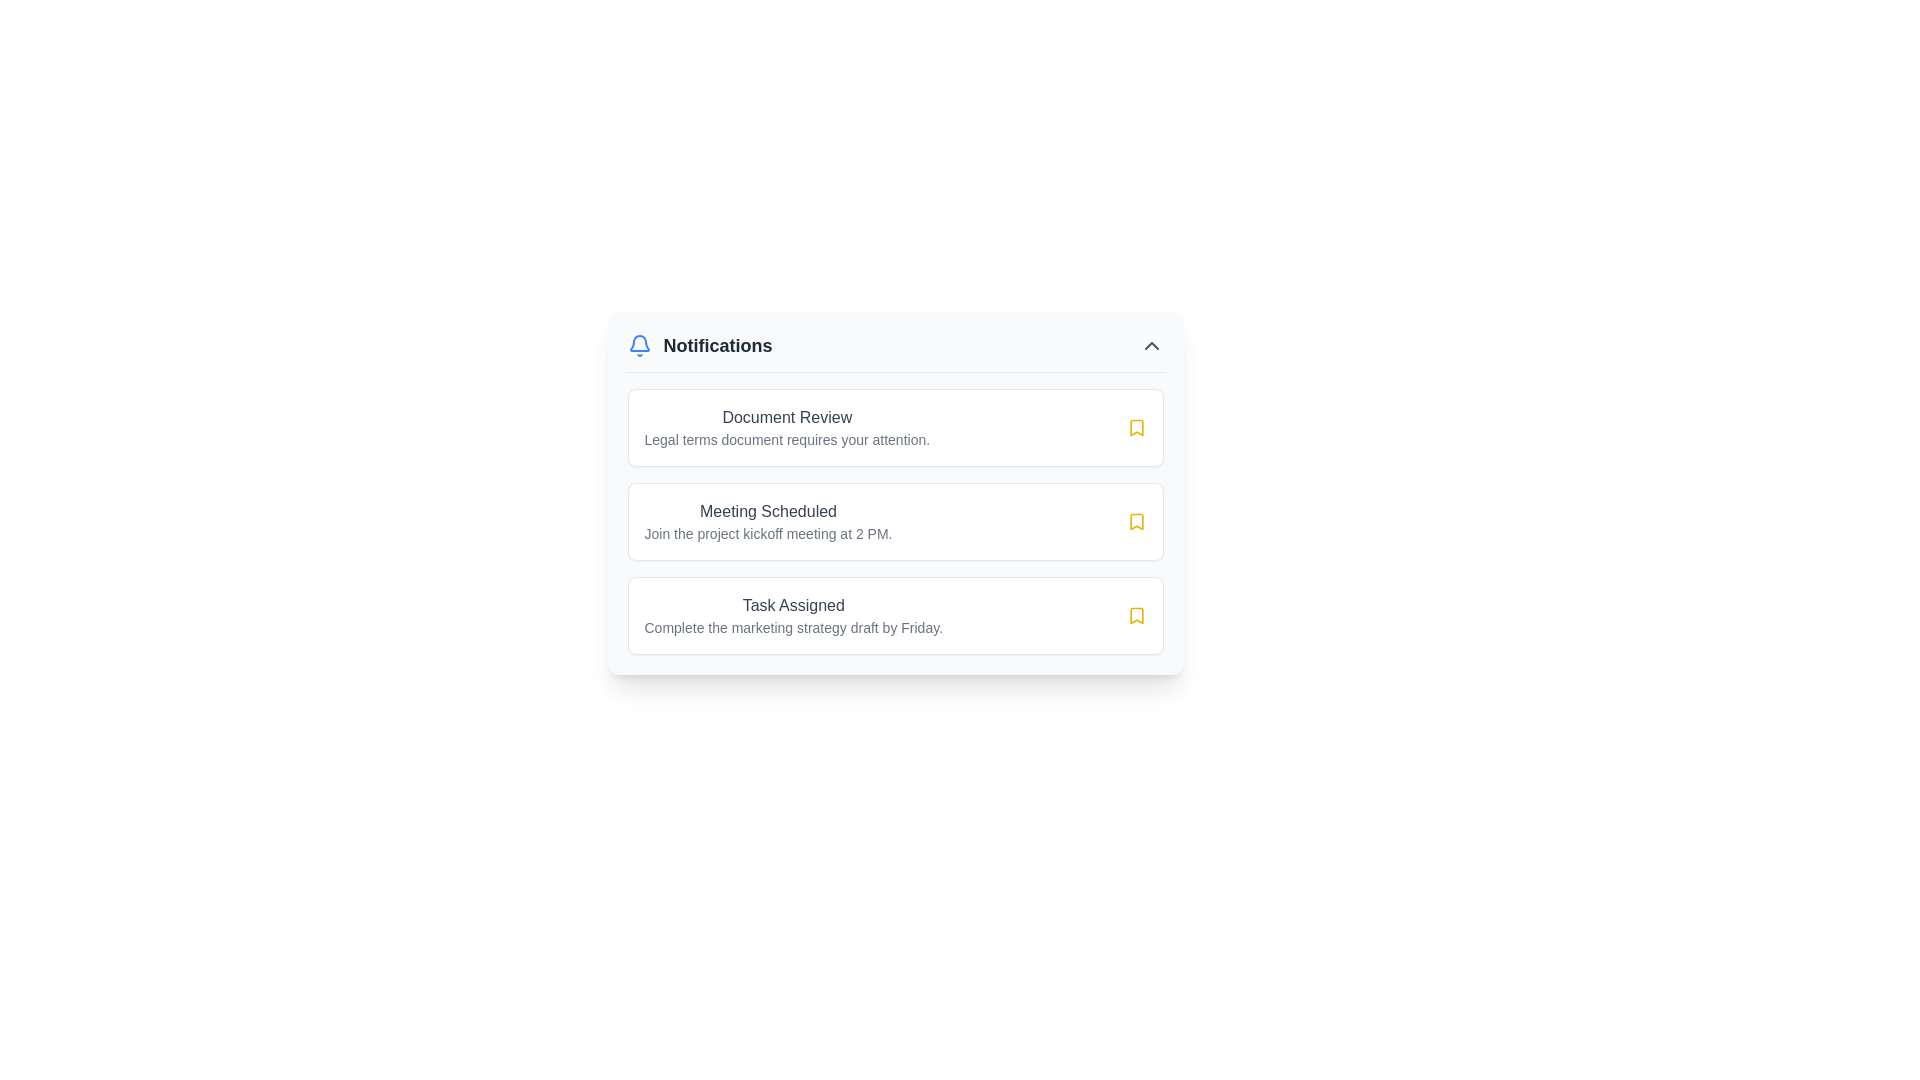 This screenshot has width=1920, height=1080. Describe the element at coordinates (1136, 520) in the screenshot. I see `the bookmark icon located at the far right of the 'Meeting Scheduled' notification item` at that location.